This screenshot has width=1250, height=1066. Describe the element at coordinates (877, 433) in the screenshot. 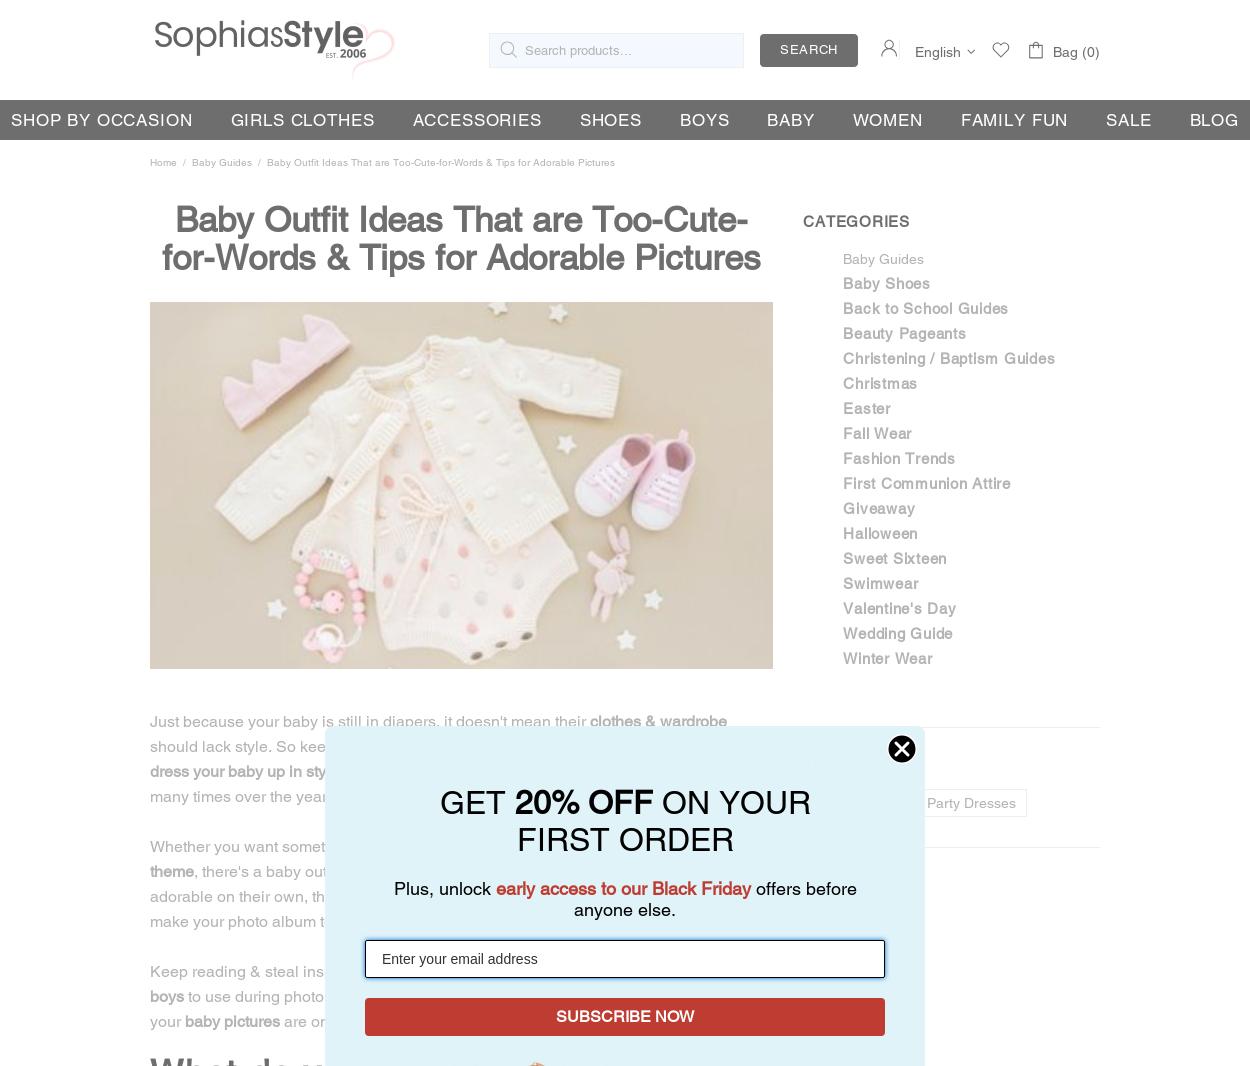

I see `'Fall Wear'` at that location.